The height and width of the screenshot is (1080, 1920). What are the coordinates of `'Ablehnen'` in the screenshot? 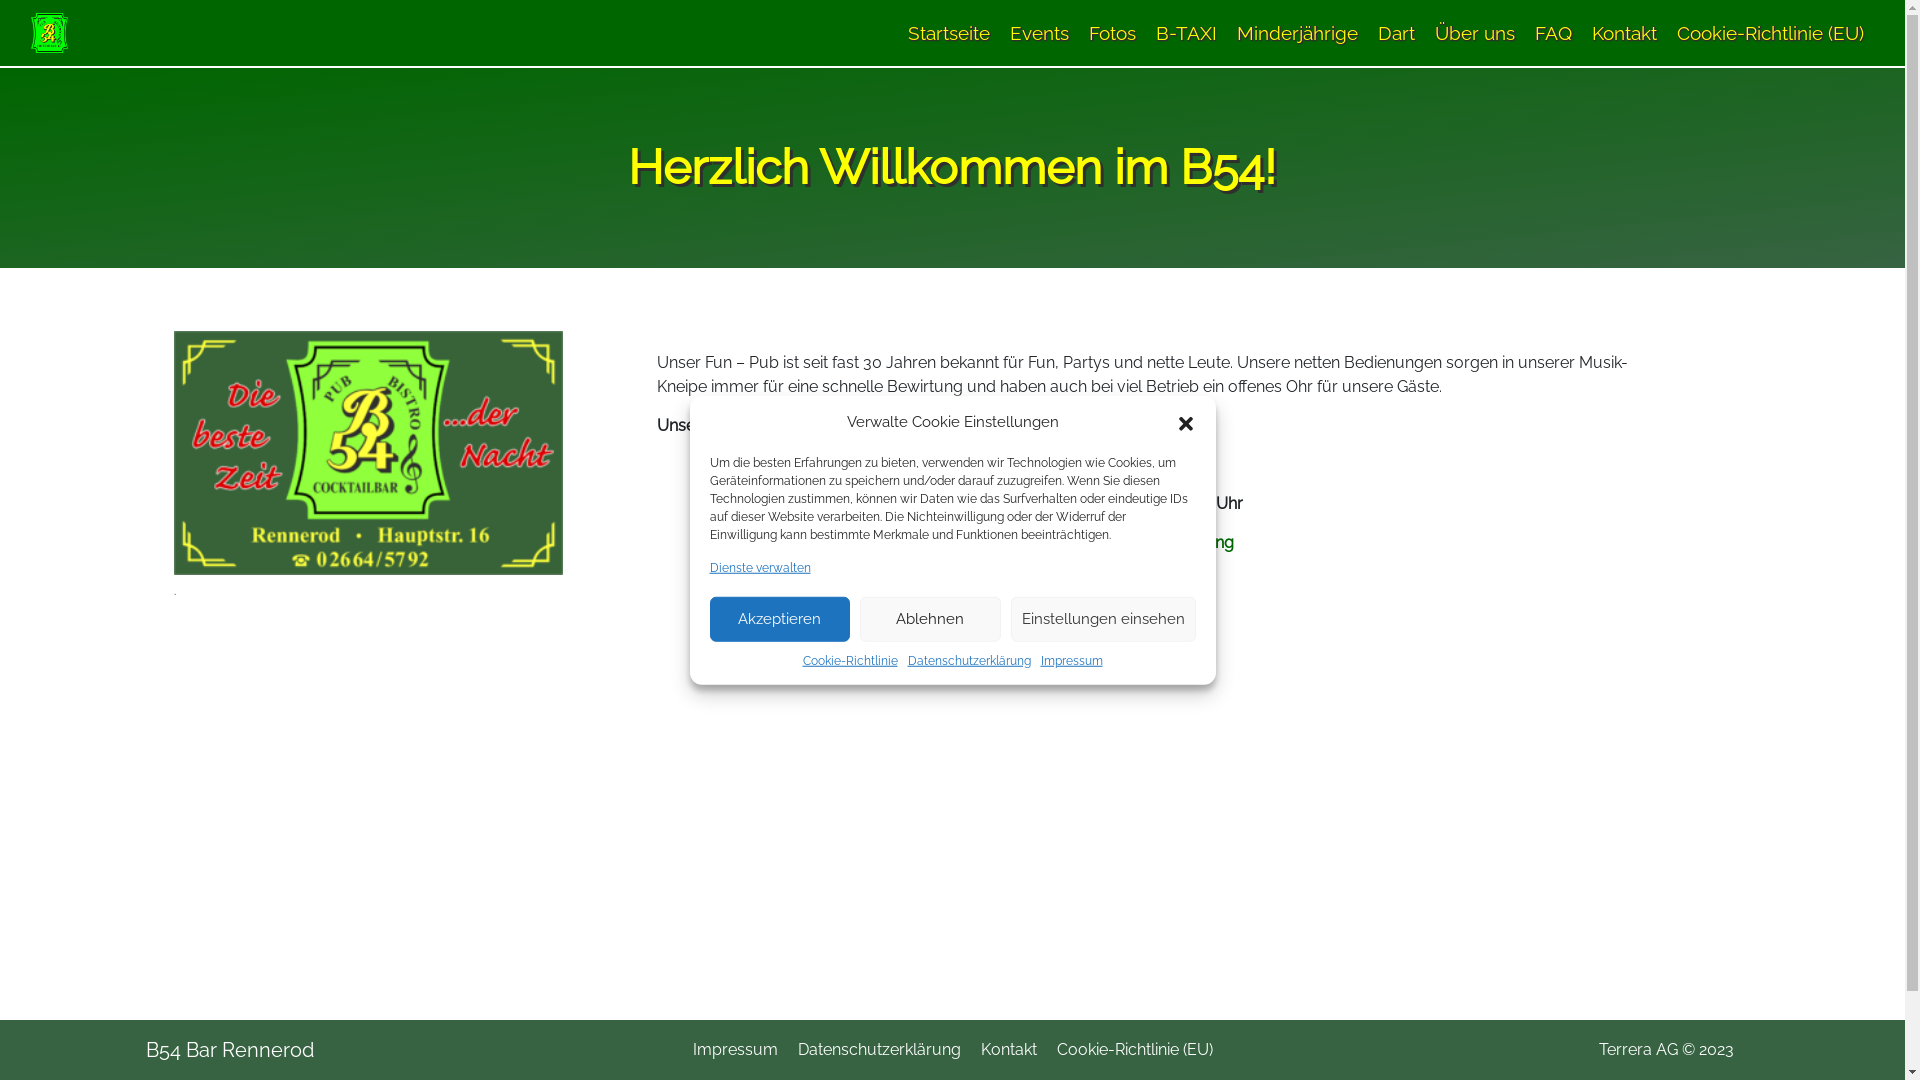 It's located at (929, 617).